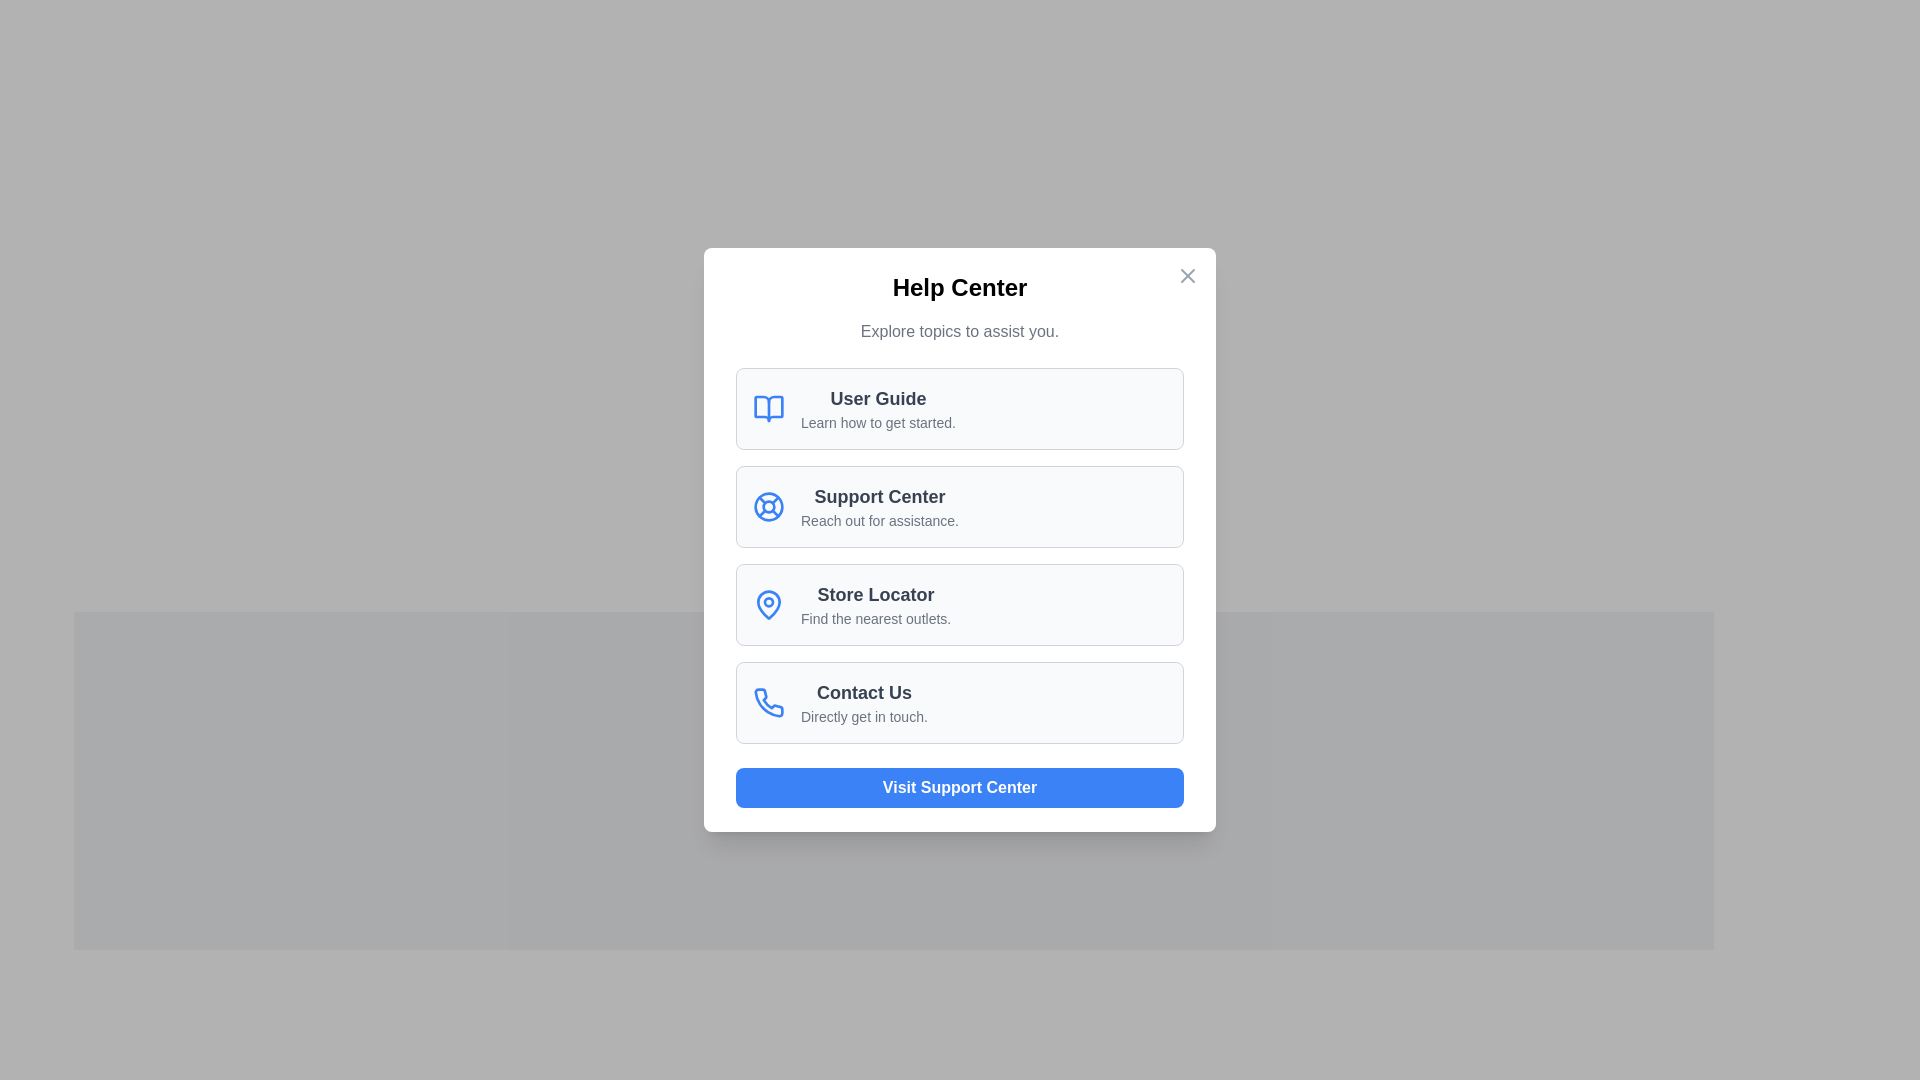 The height and width of the screenshot is (1080, 1920). Describe the element at coordinates (878, 422) in the screenshot. I see `text displayed in the small, gray font saying 'Learn how to get started.' located below the 'User Guide' title in the 'Help Center' panel` at that location.